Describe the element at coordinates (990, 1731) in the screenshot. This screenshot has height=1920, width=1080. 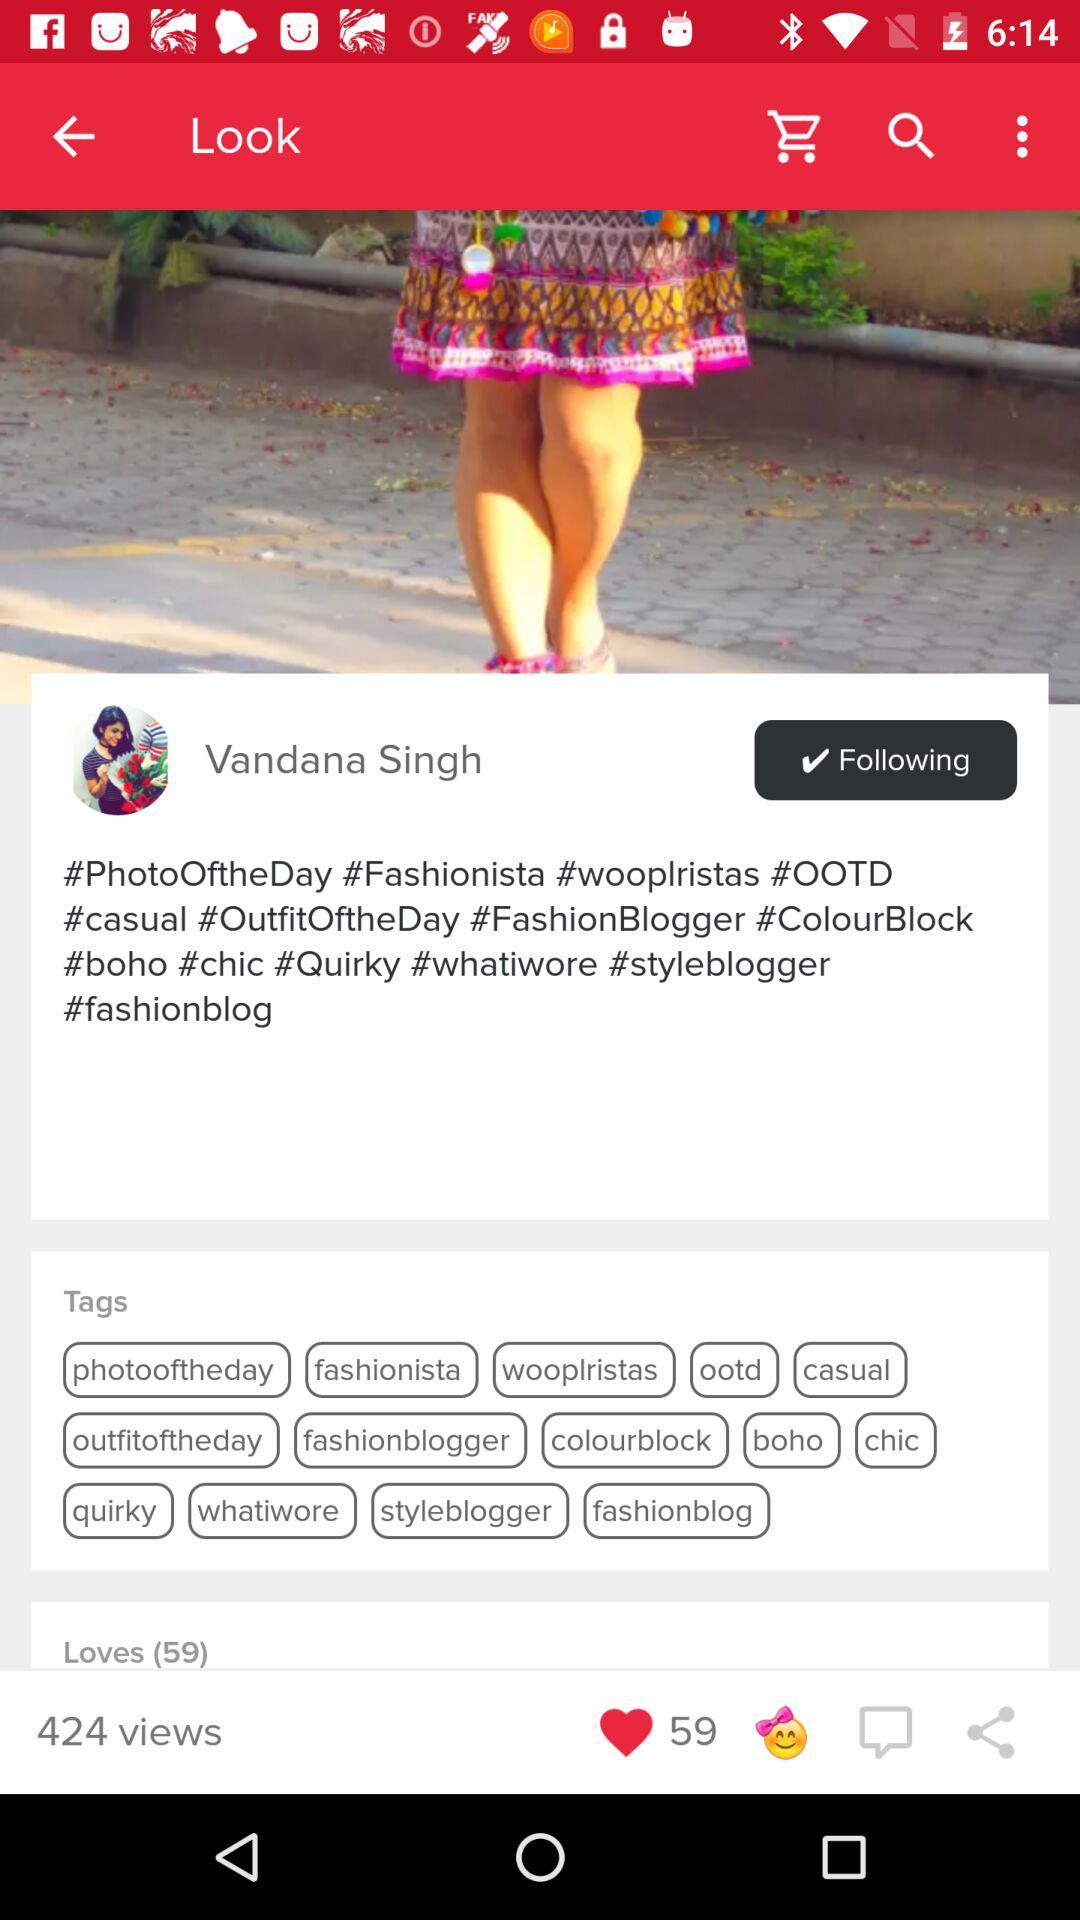
I see `share photo` at that location.